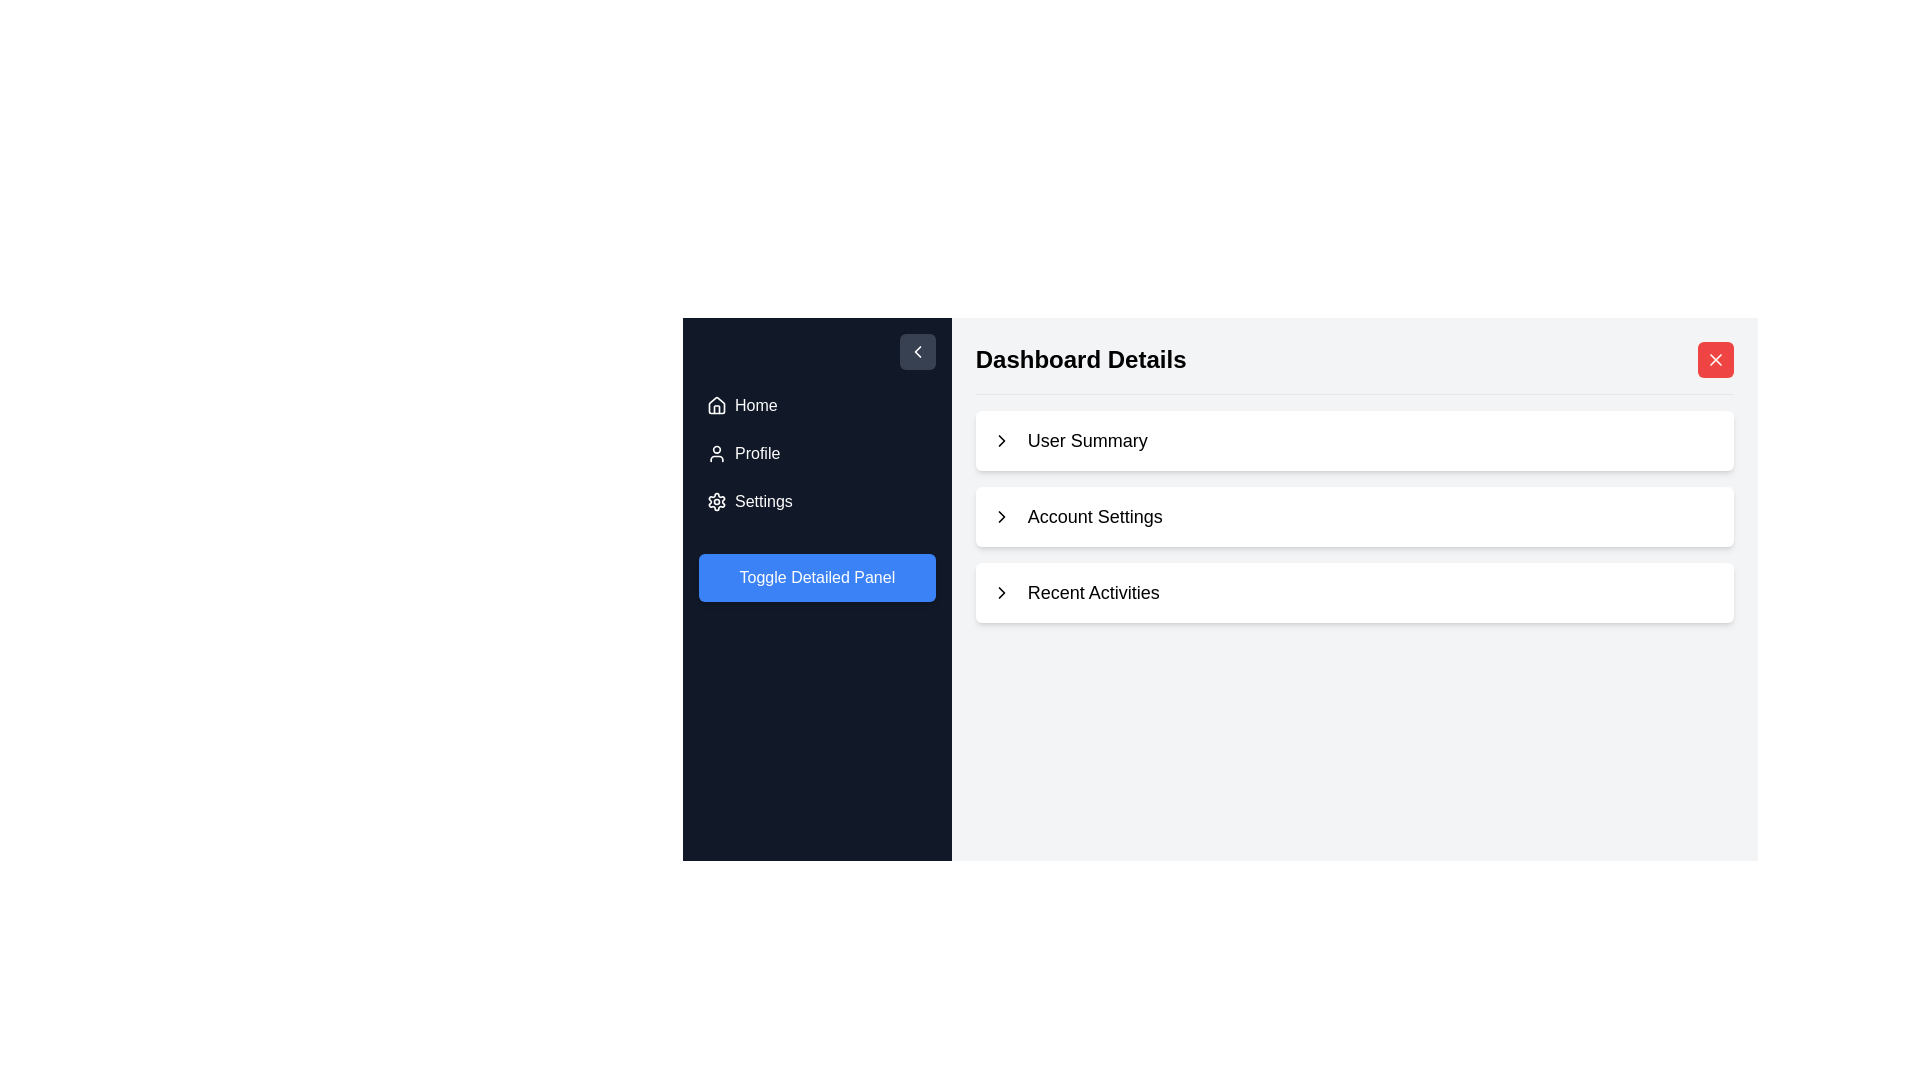 This screenshot has width=1920, height=1080. What do you see at coordinates (916, 350) in the screenshot?
I see `the toggle button for collapsing the navigation panel located at the top-right corner of the vertical navigation menu` at bounding box center [916, 350].